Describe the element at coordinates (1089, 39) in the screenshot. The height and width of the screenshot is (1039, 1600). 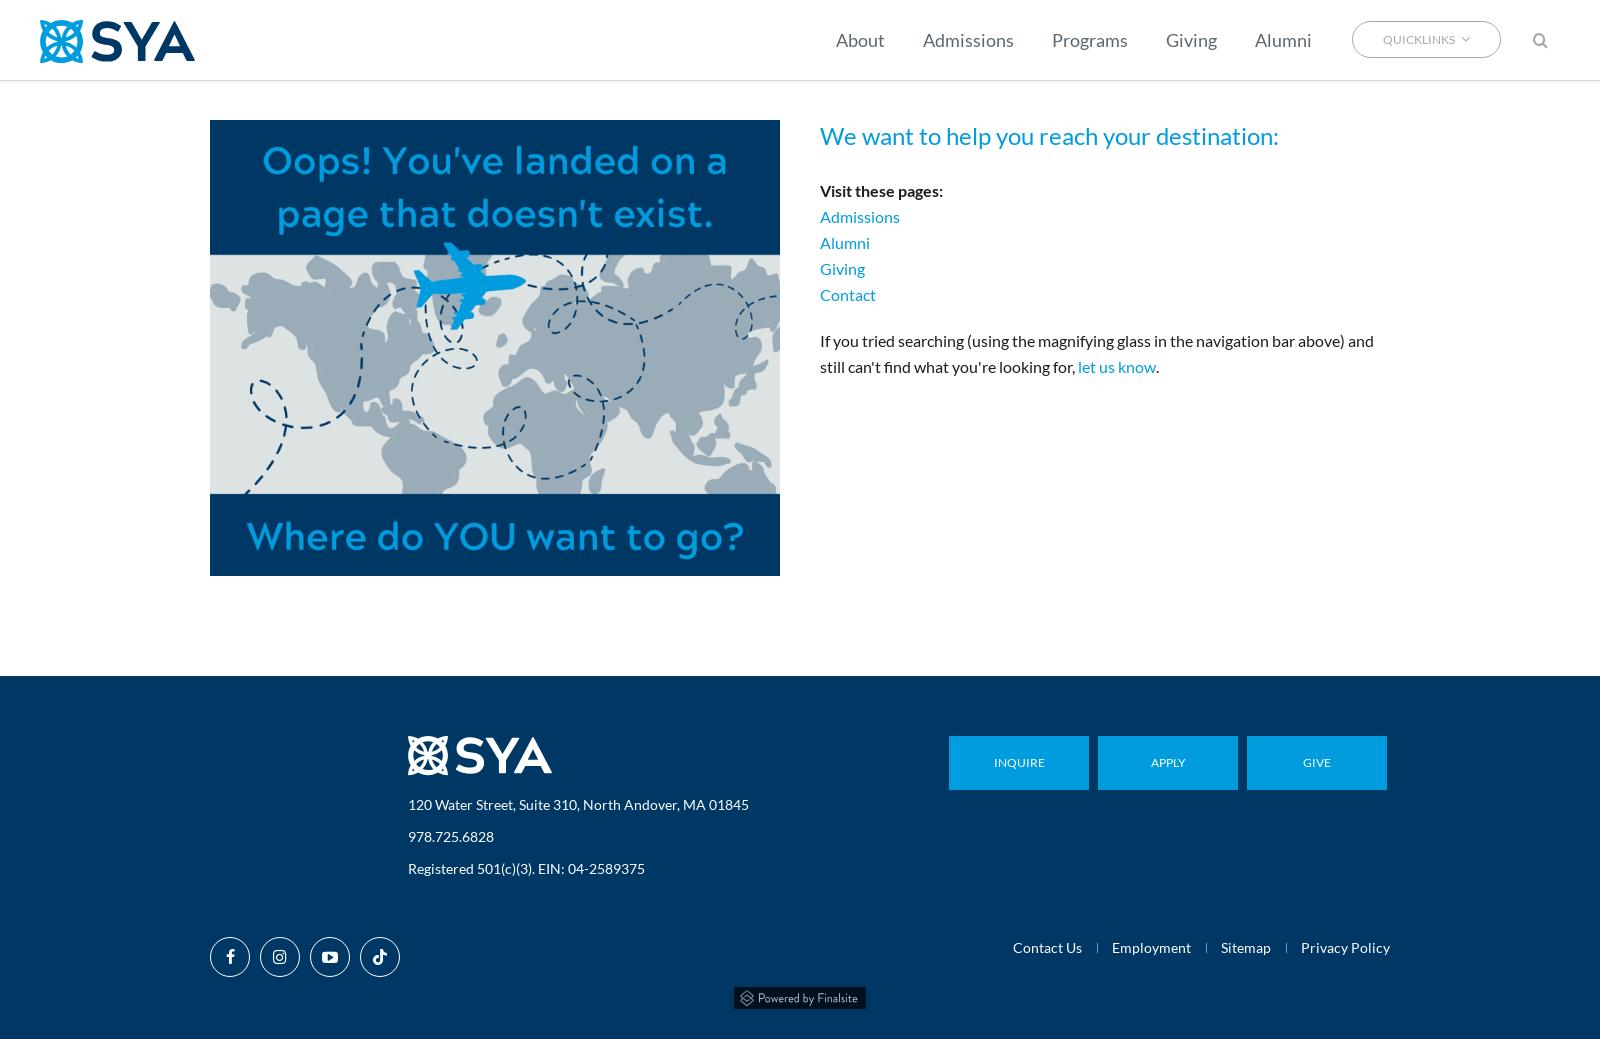
I see `'Programs'` at that location.